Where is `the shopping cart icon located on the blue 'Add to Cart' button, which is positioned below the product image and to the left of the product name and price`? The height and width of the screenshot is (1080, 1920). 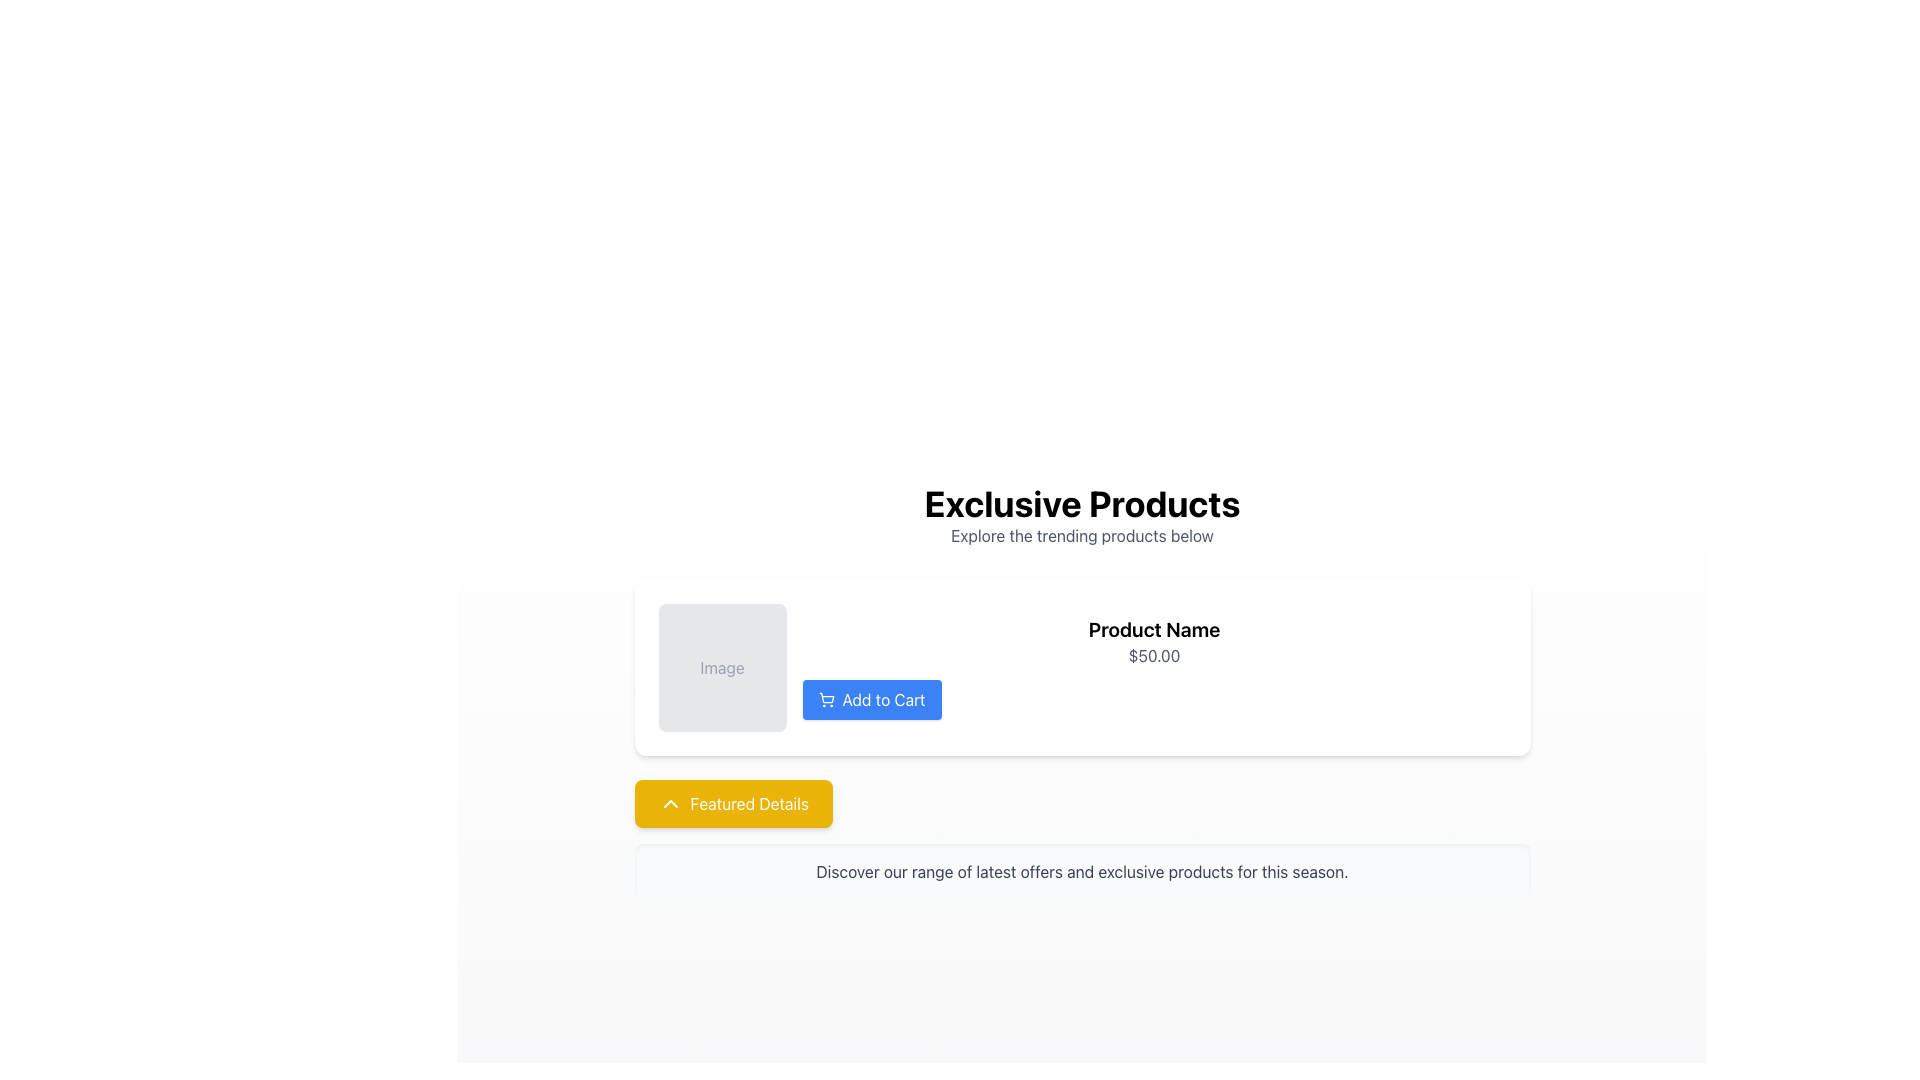
the shopping cart icon located on the blue 'Add to Cart' button, which is positioned below the product image and to the left of the product name and price is located at coordinates (826, 698).